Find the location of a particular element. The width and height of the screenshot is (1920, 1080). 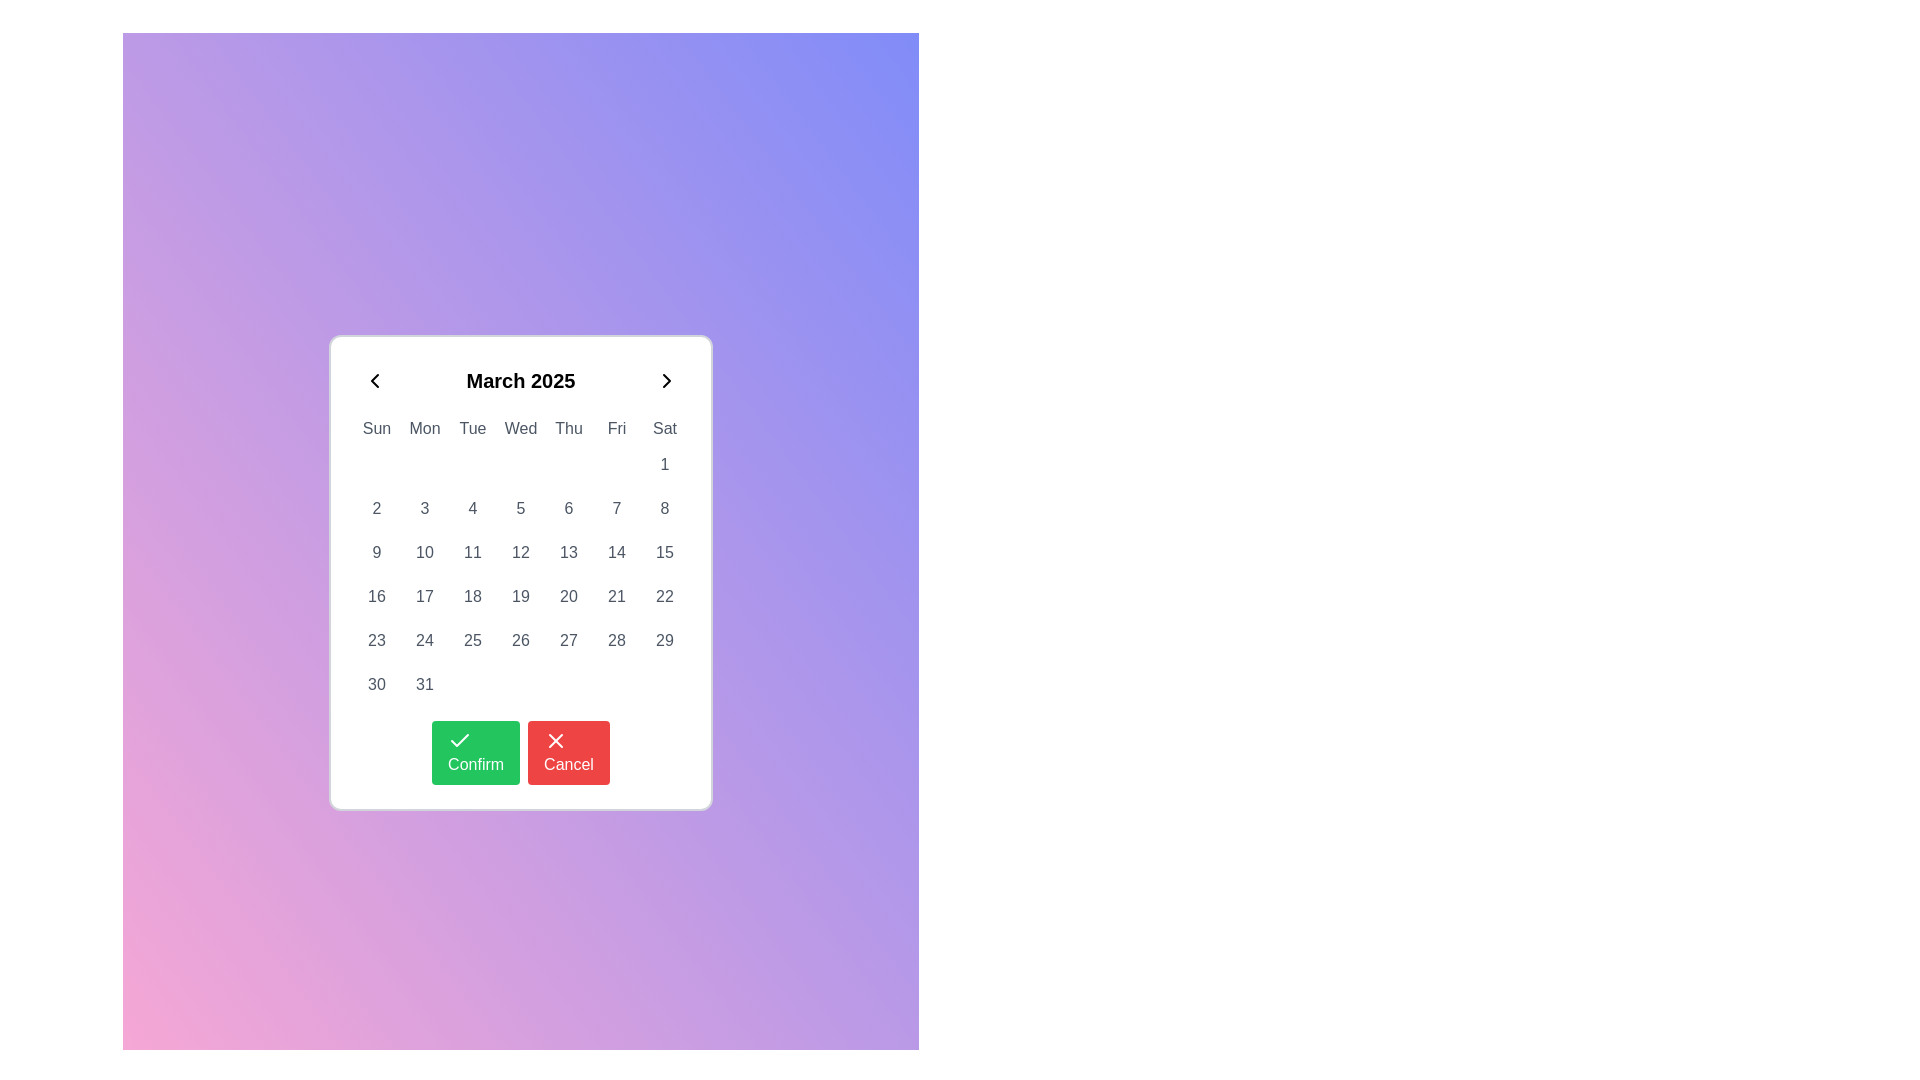

the selectable date button representing the 25th day of the month in the calendar interface is located at coordinates (472, 640).